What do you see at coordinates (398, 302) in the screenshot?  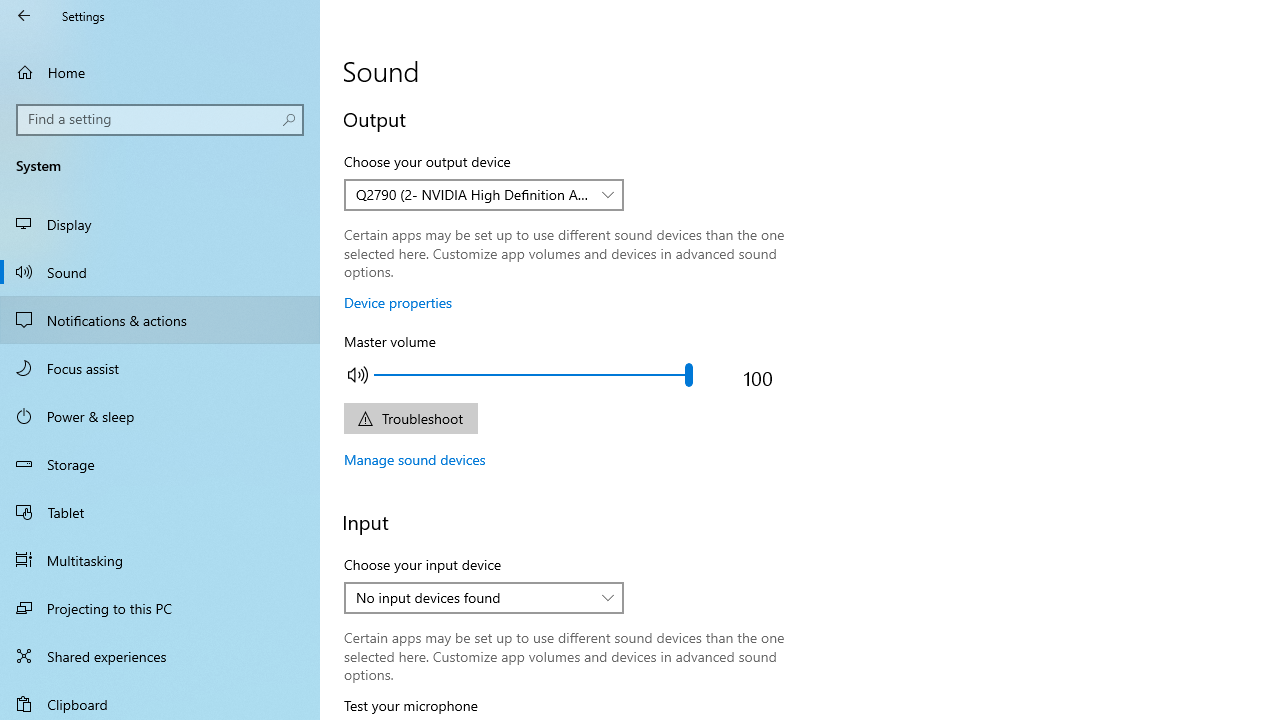 I see `'Device properties'` at bounding box center [398, 302].